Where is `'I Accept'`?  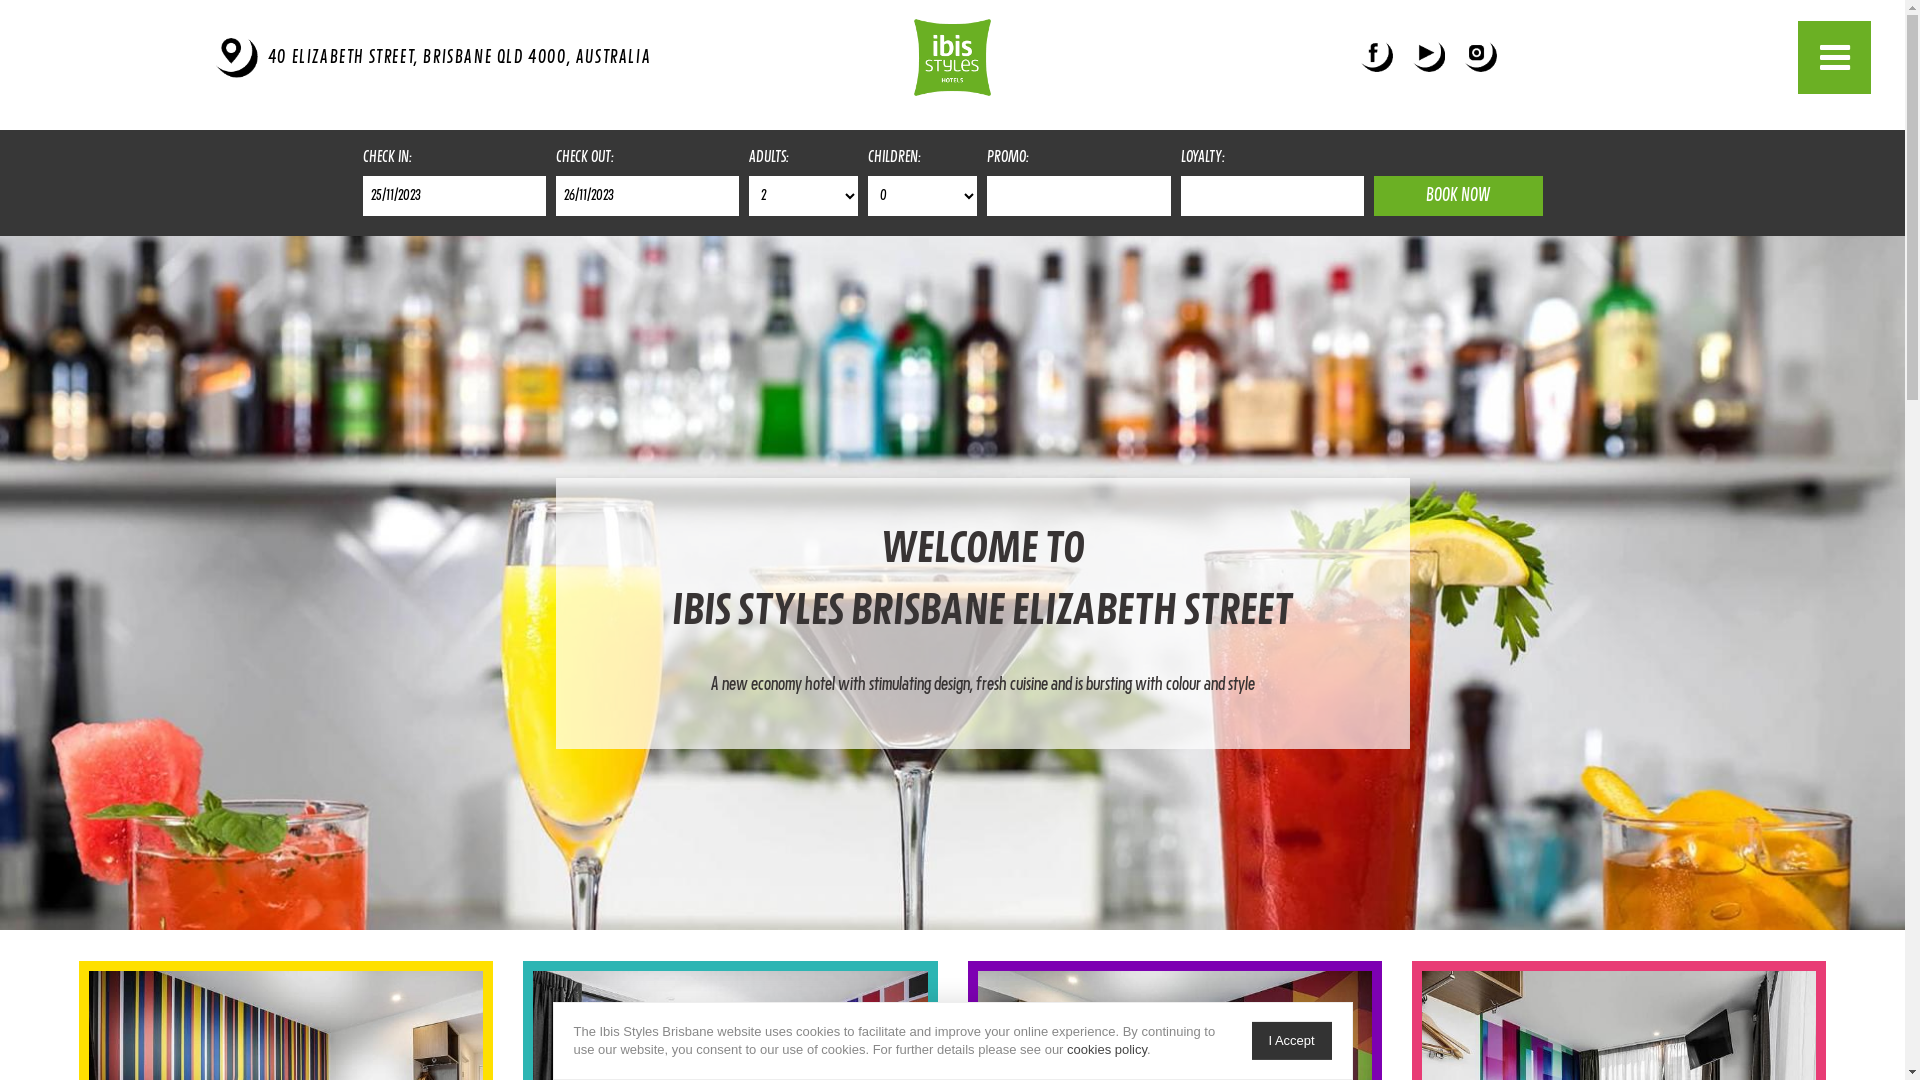
'I Accept' is located at coordinates (1291, 1040).